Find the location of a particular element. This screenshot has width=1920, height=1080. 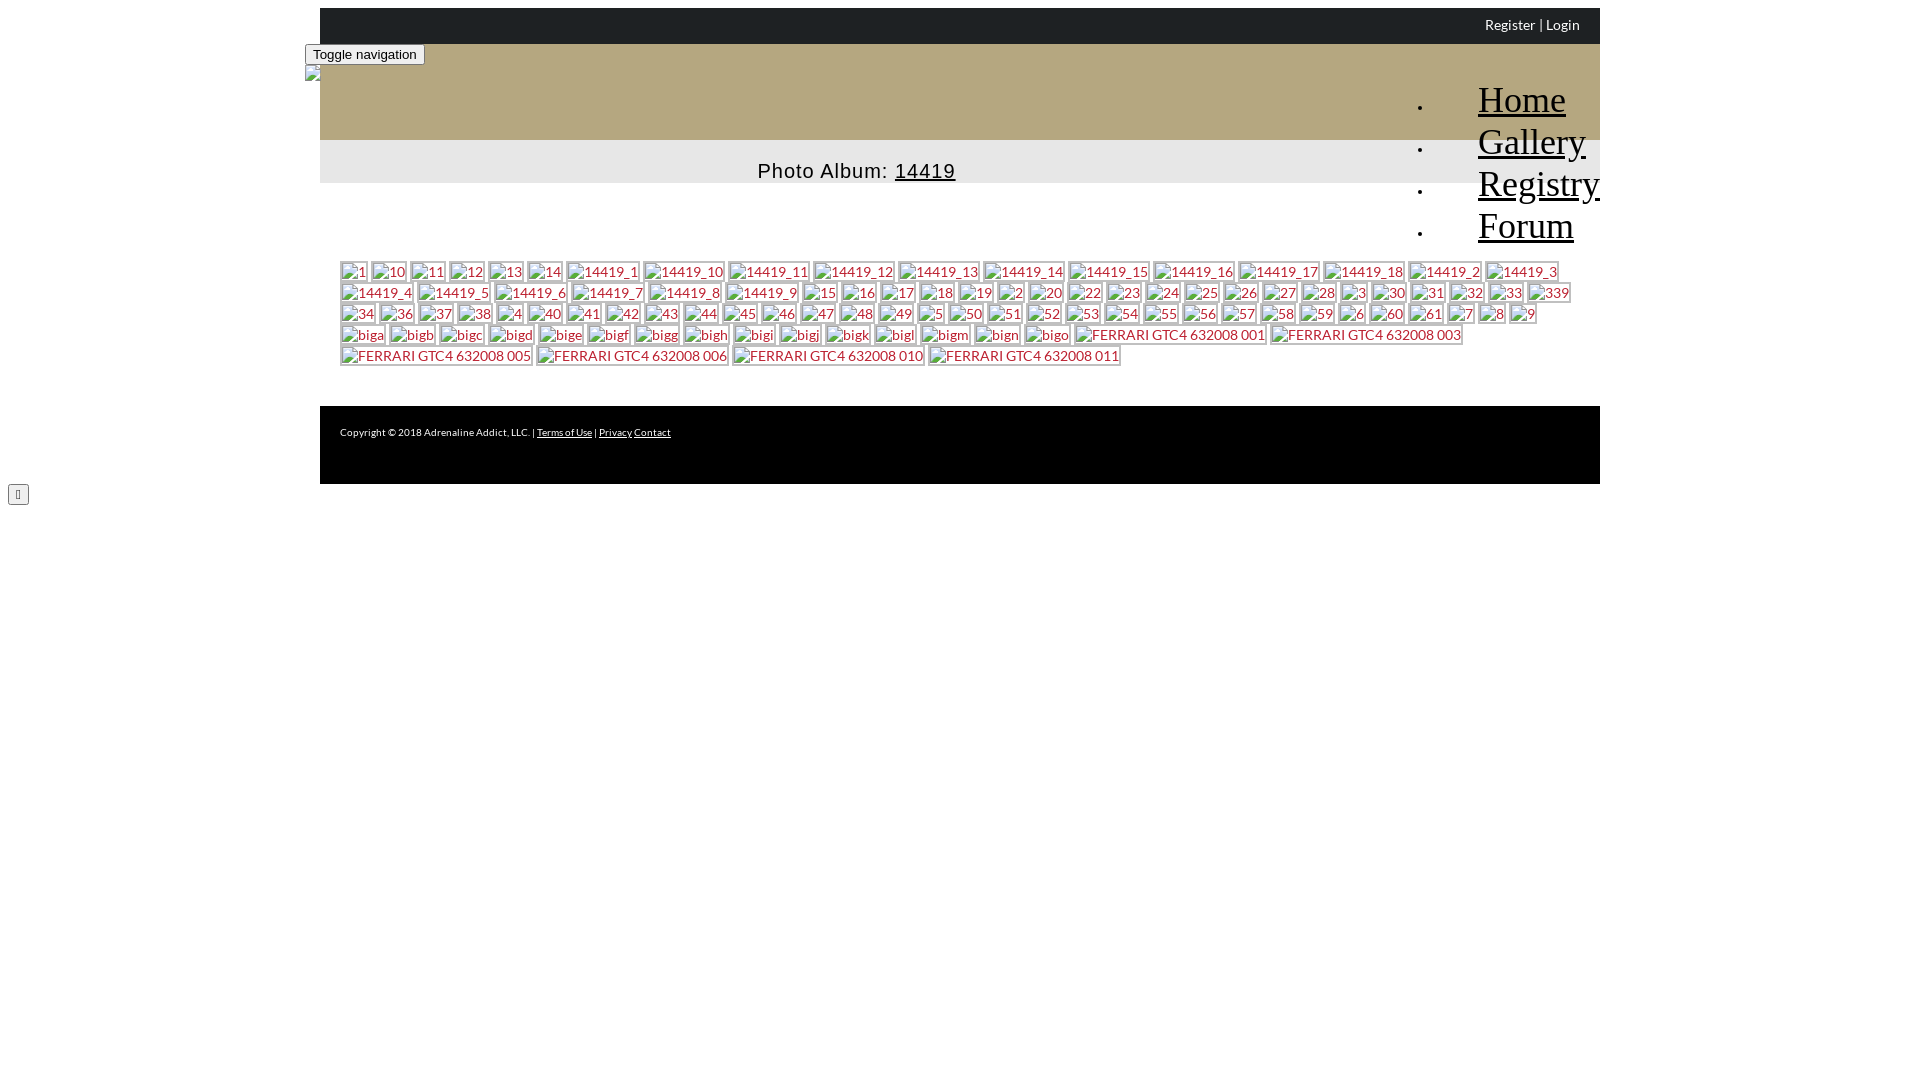

'37 (click to enlarge)' is located at coordinates (435, 313).